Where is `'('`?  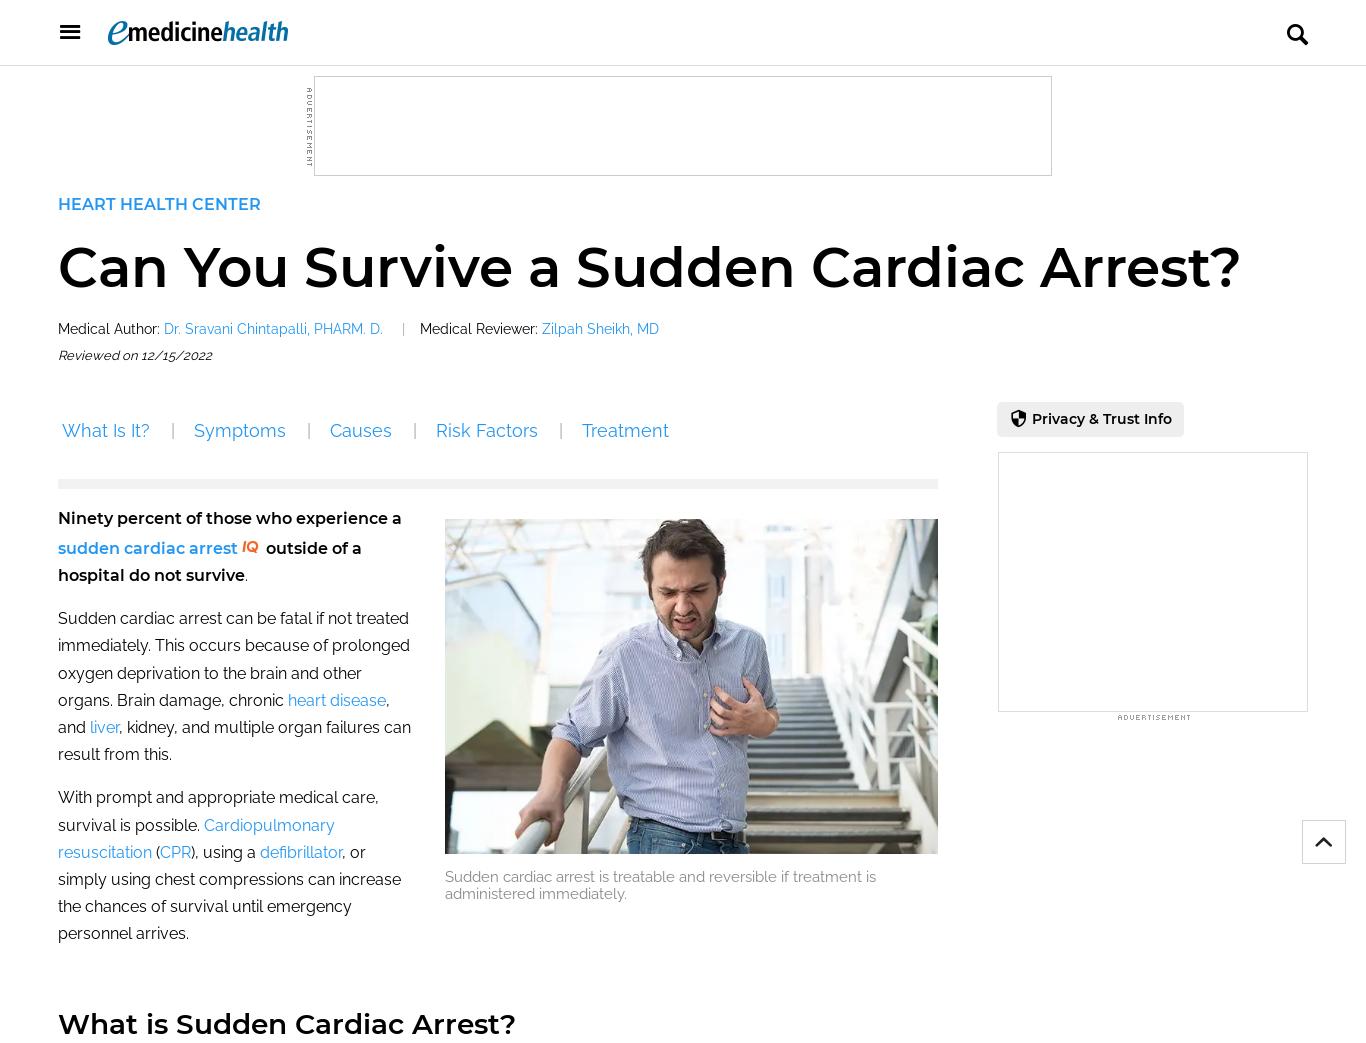 '(' is located at coordinates (154, 851).